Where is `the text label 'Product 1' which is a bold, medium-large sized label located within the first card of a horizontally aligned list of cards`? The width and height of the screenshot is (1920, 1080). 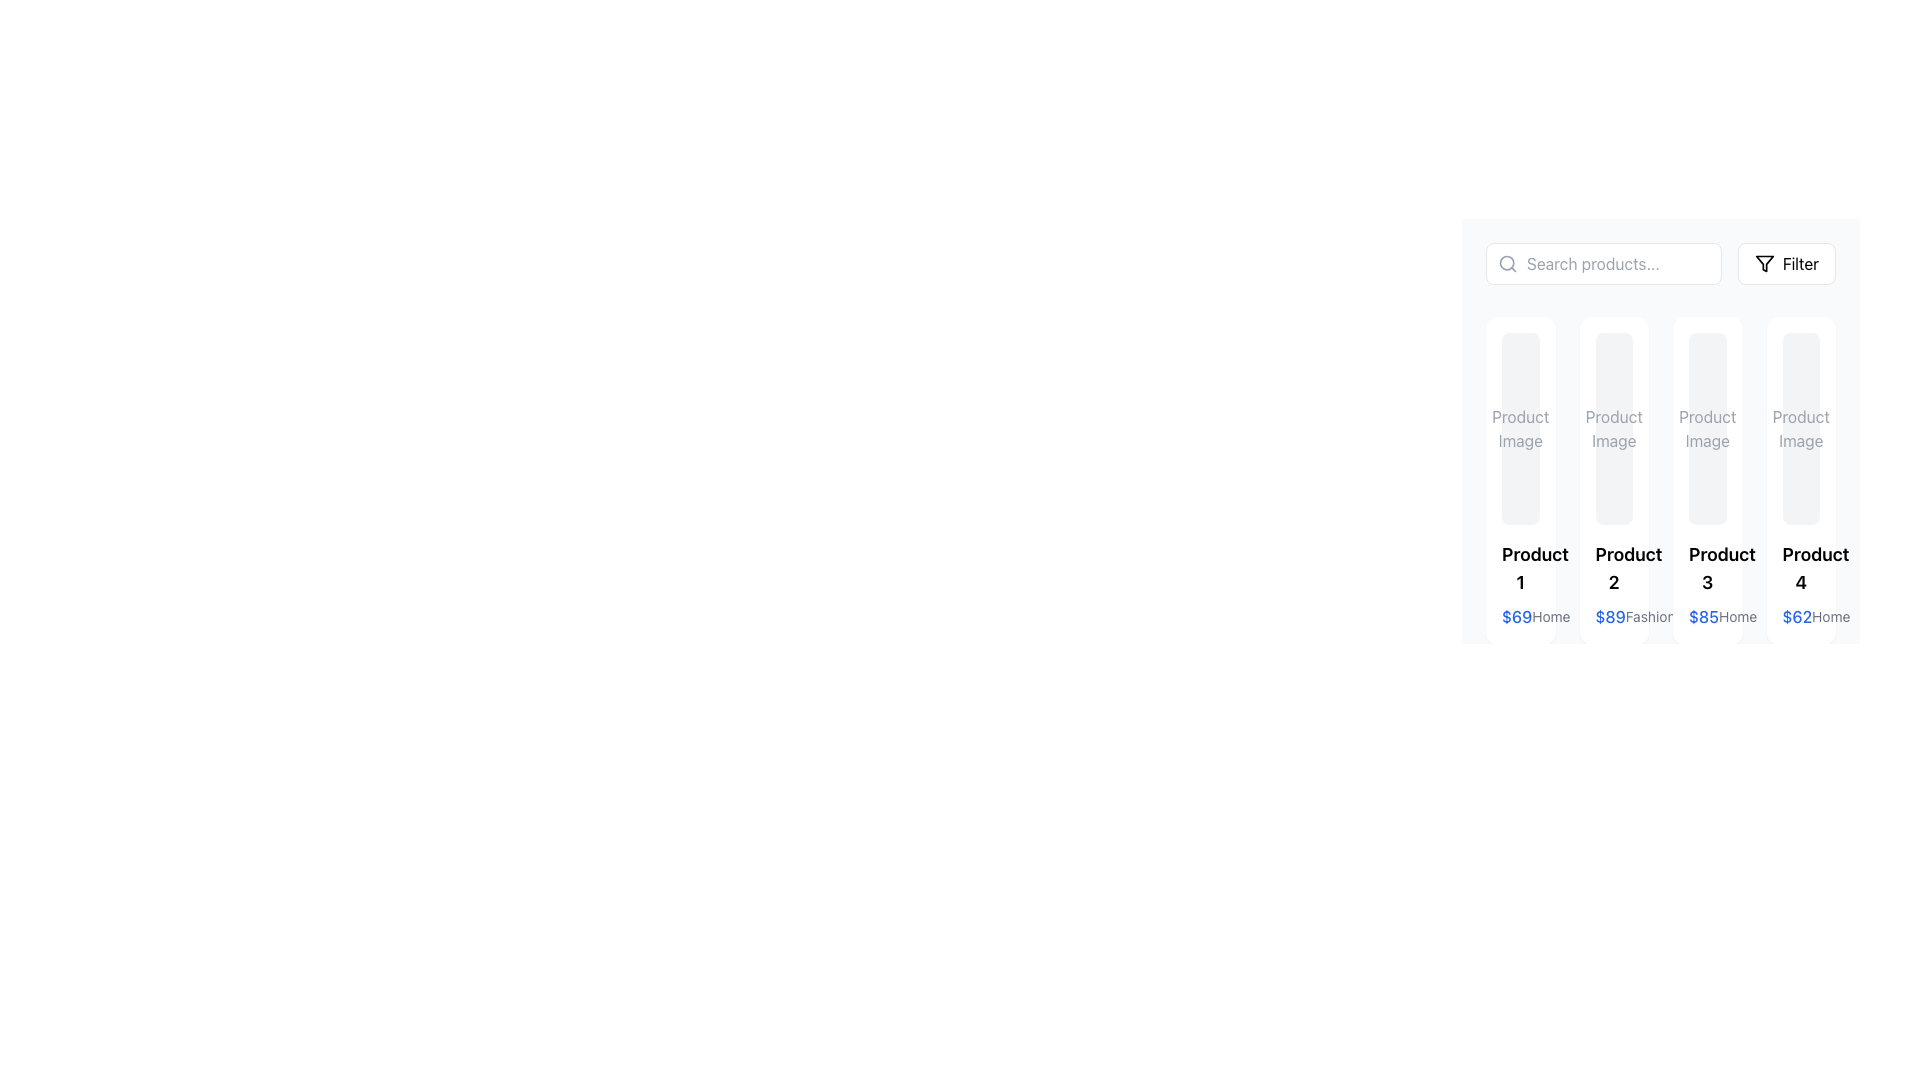 the text label 'Product 1' which is a bold, medium-large sized label located within the first card of a horizontally aligned list of cards is located at coordinates (1520, 569).